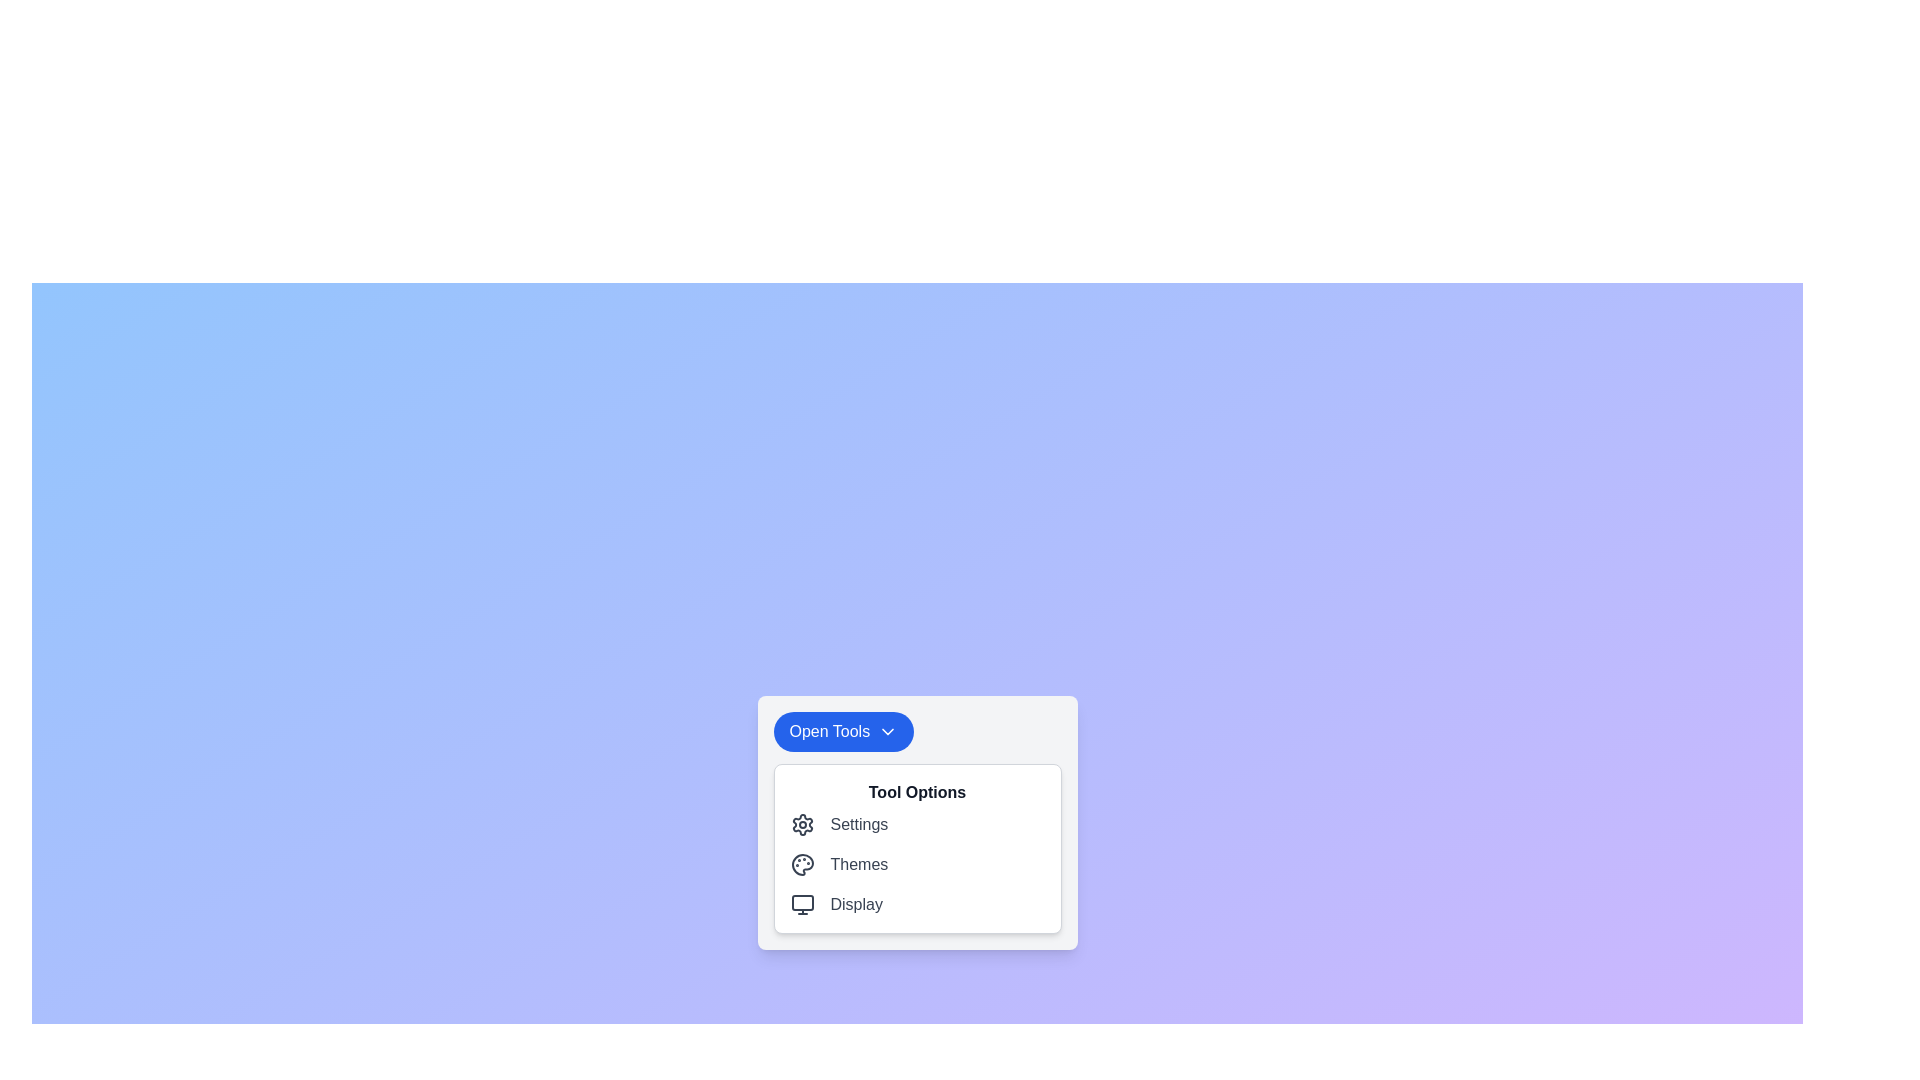 This screenshot has width=1920, height=1080. Describe the element at coordinates (802, 863) in the screenshot. I see `the painter's palette icon located to the left of the 'Themes' text` at that location.